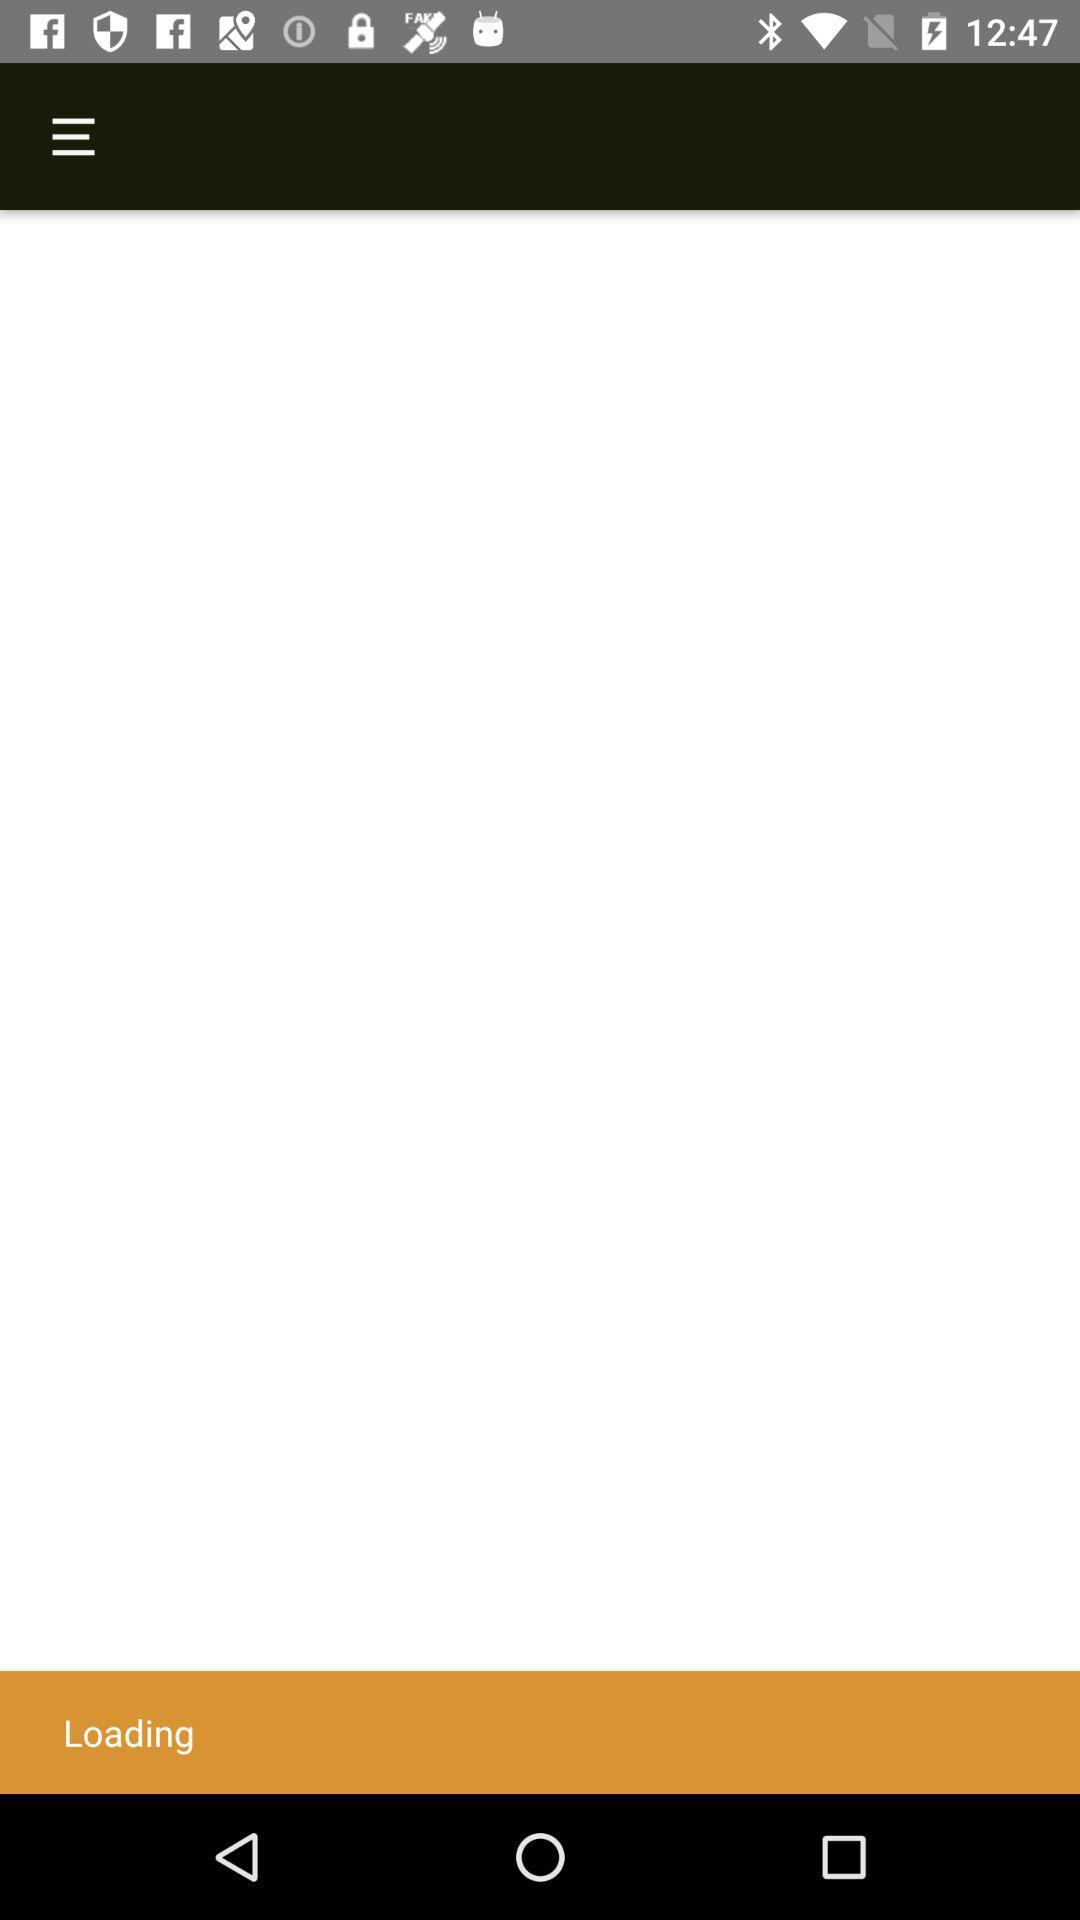  I want to click on icon at the top left corner, so click(72, 135).